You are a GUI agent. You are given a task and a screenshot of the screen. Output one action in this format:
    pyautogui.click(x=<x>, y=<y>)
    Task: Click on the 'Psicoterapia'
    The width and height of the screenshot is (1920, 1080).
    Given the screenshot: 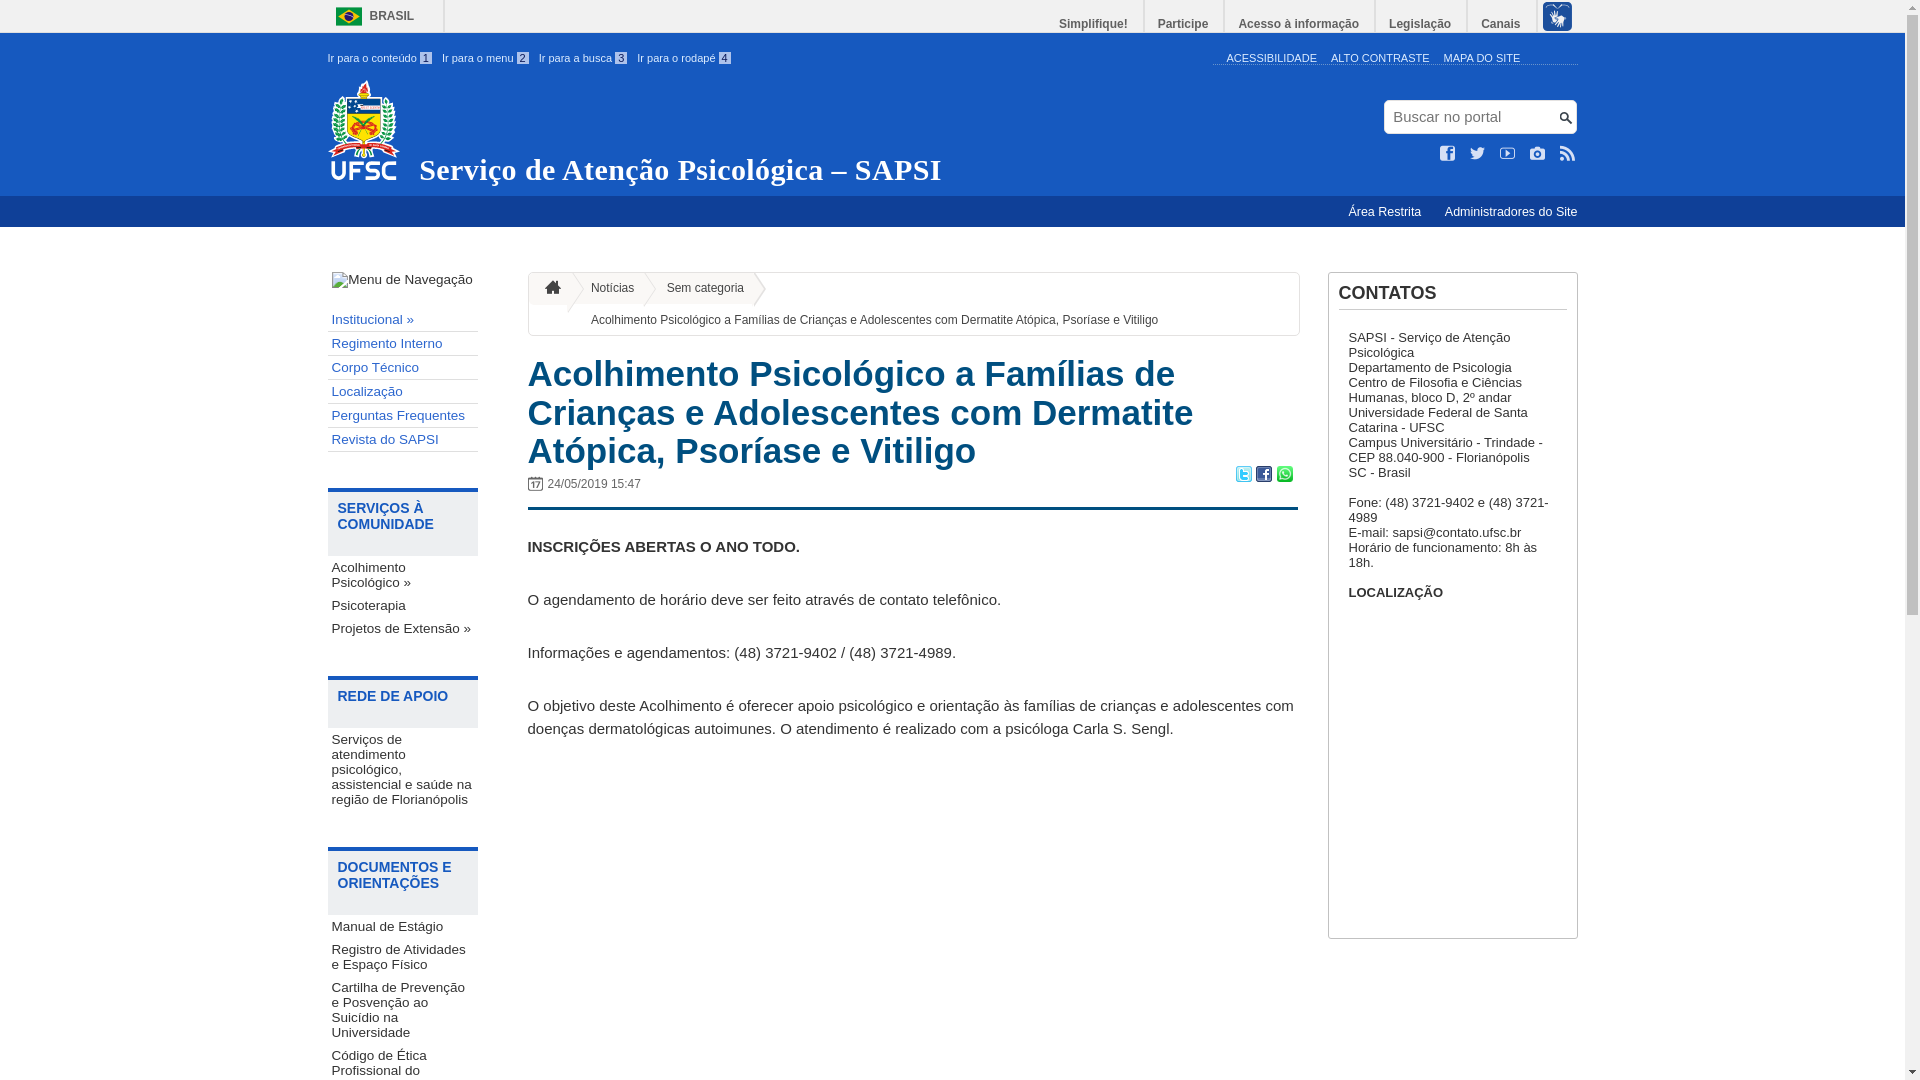 What is the action you would take?
    pyautogui.click(x=402, y=604)
    